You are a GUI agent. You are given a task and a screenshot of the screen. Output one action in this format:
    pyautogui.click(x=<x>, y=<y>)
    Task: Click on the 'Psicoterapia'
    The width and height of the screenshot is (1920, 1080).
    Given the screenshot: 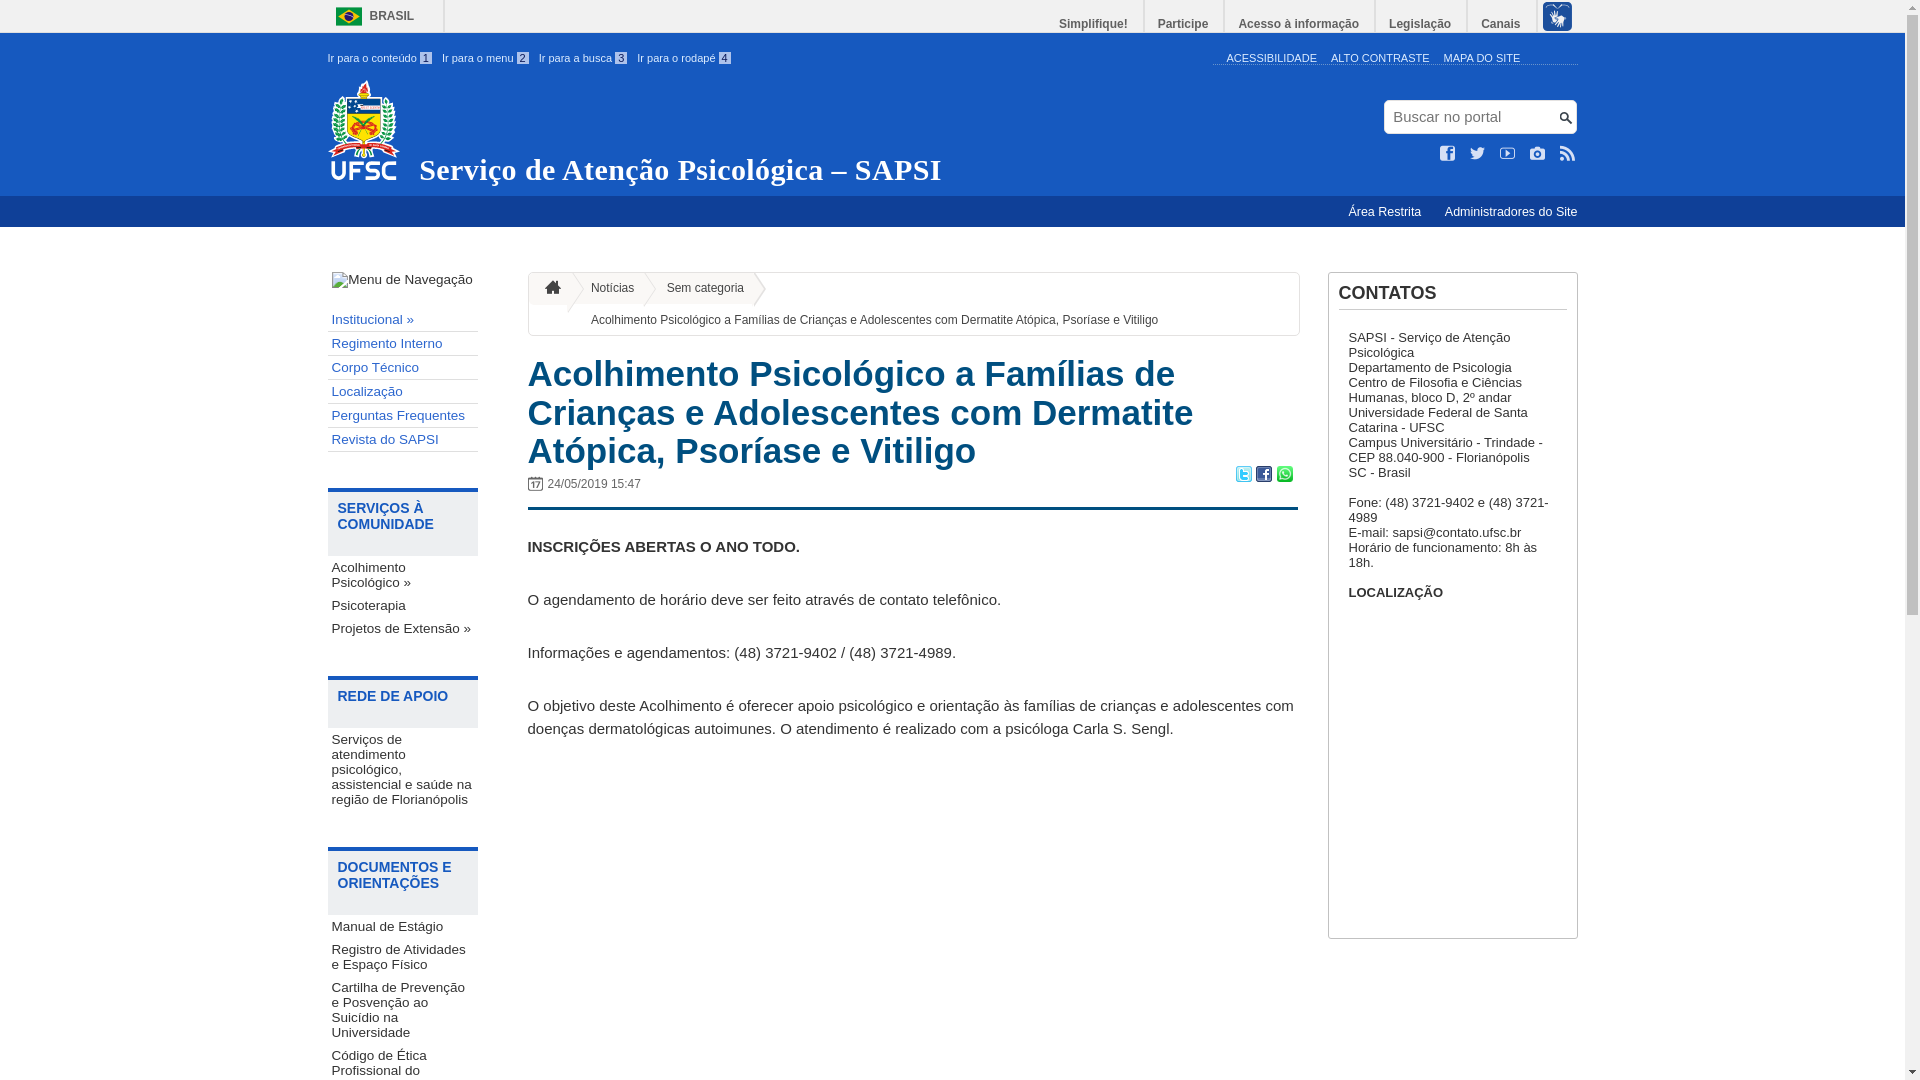 What is the action you would take?
    pyautogui.click(x=402, y=604)
    